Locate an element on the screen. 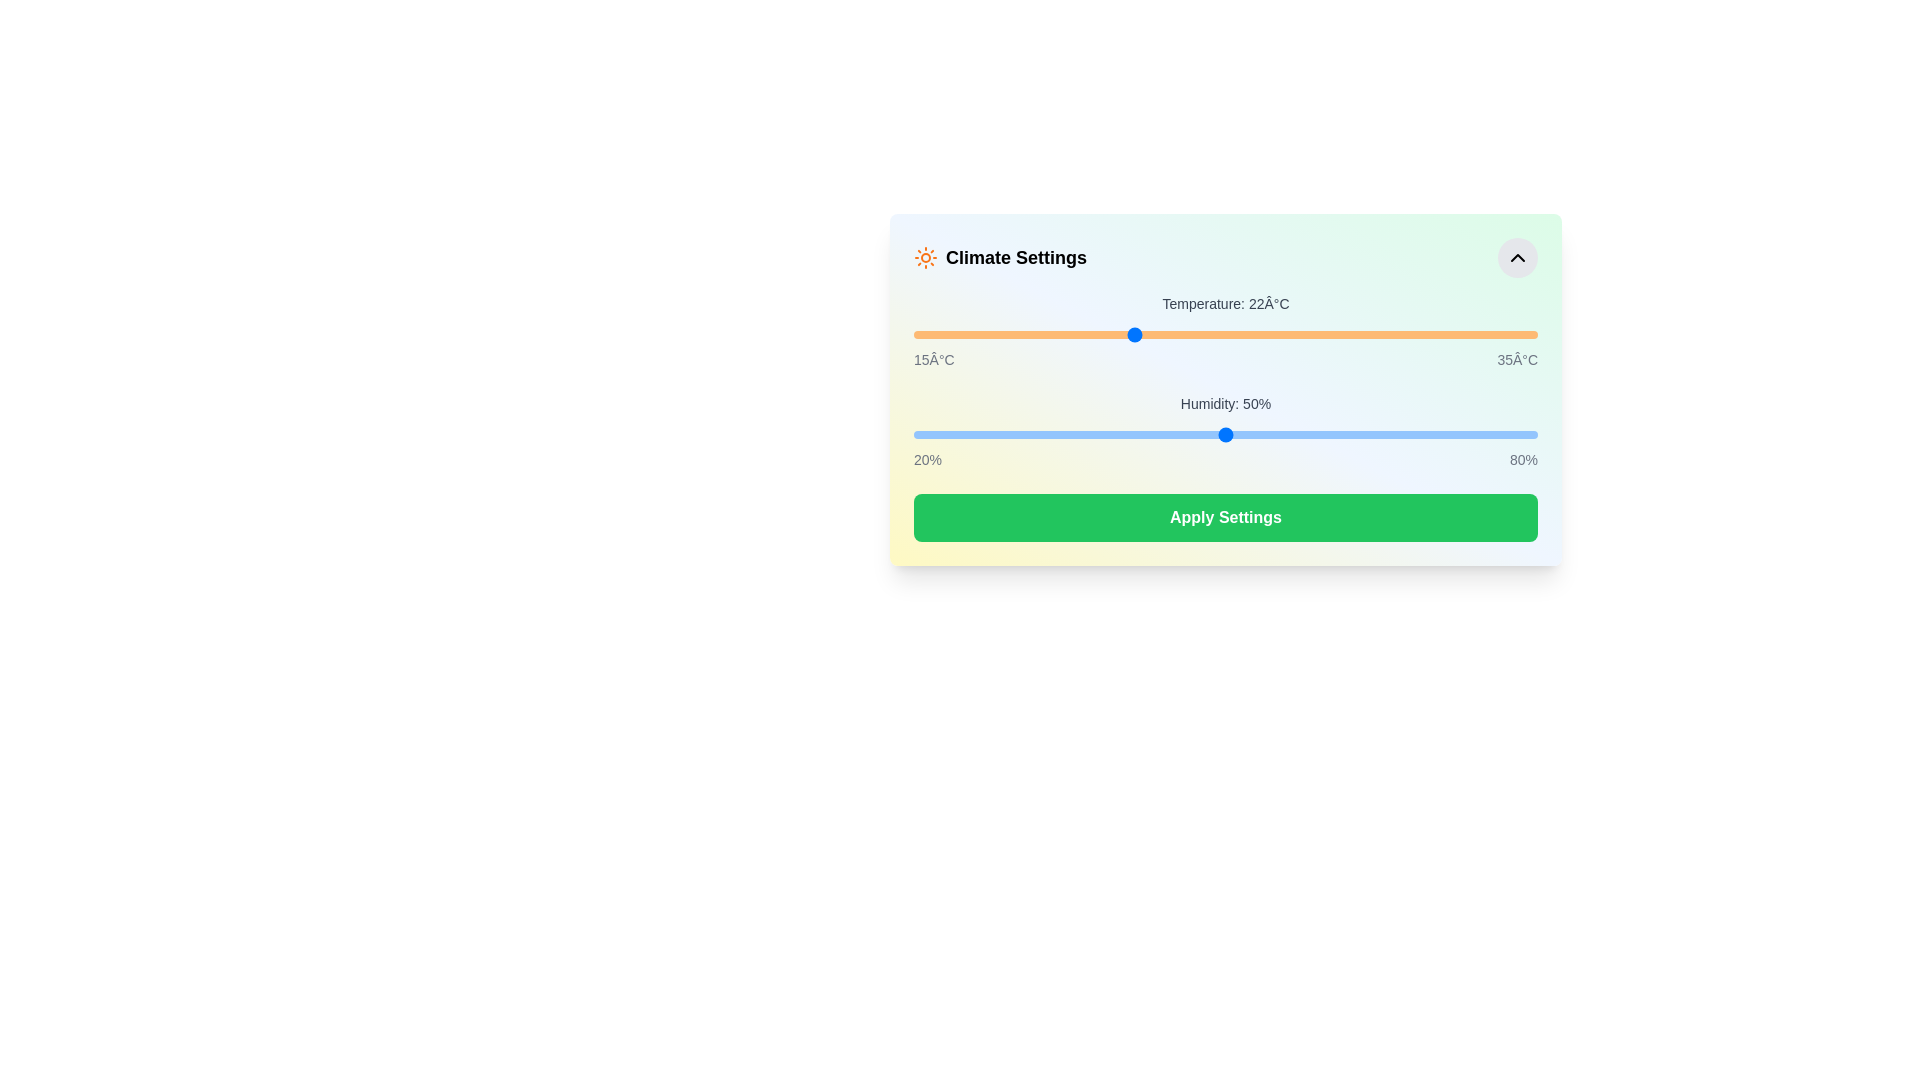 This screenshot has height=1080, width=1920. the text label displaying '15°C', which is styled in gray and positioned as the leftmost element in the temperature range control is located at coordinates (933, 358).